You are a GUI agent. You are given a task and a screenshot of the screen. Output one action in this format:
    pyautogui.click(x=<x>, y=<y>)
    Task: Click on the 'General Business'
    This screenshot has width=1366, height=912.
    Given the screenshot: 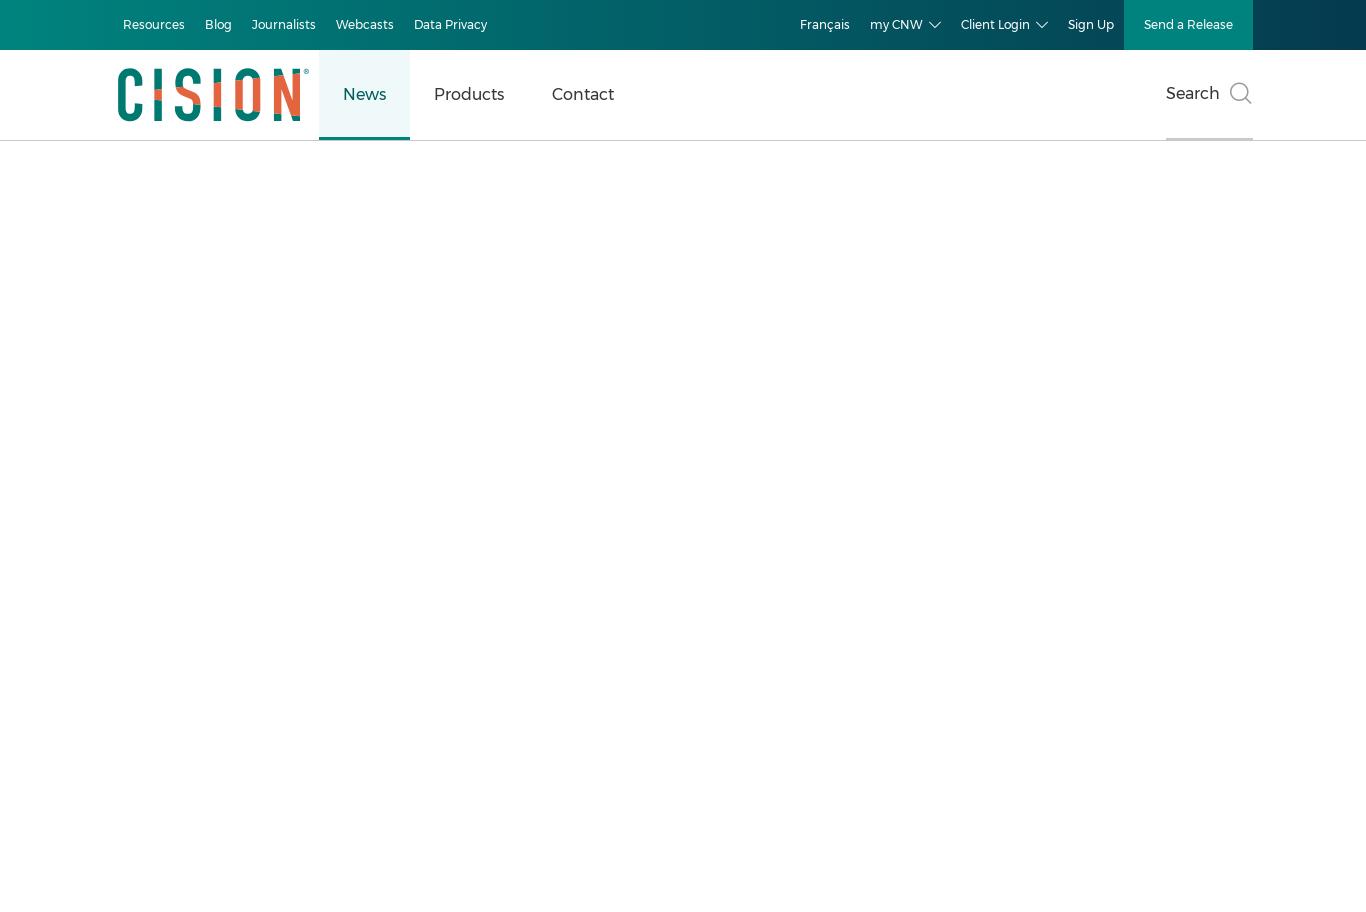 What is the action you would take?
    pyautogui.click(x=136, y=529)
    